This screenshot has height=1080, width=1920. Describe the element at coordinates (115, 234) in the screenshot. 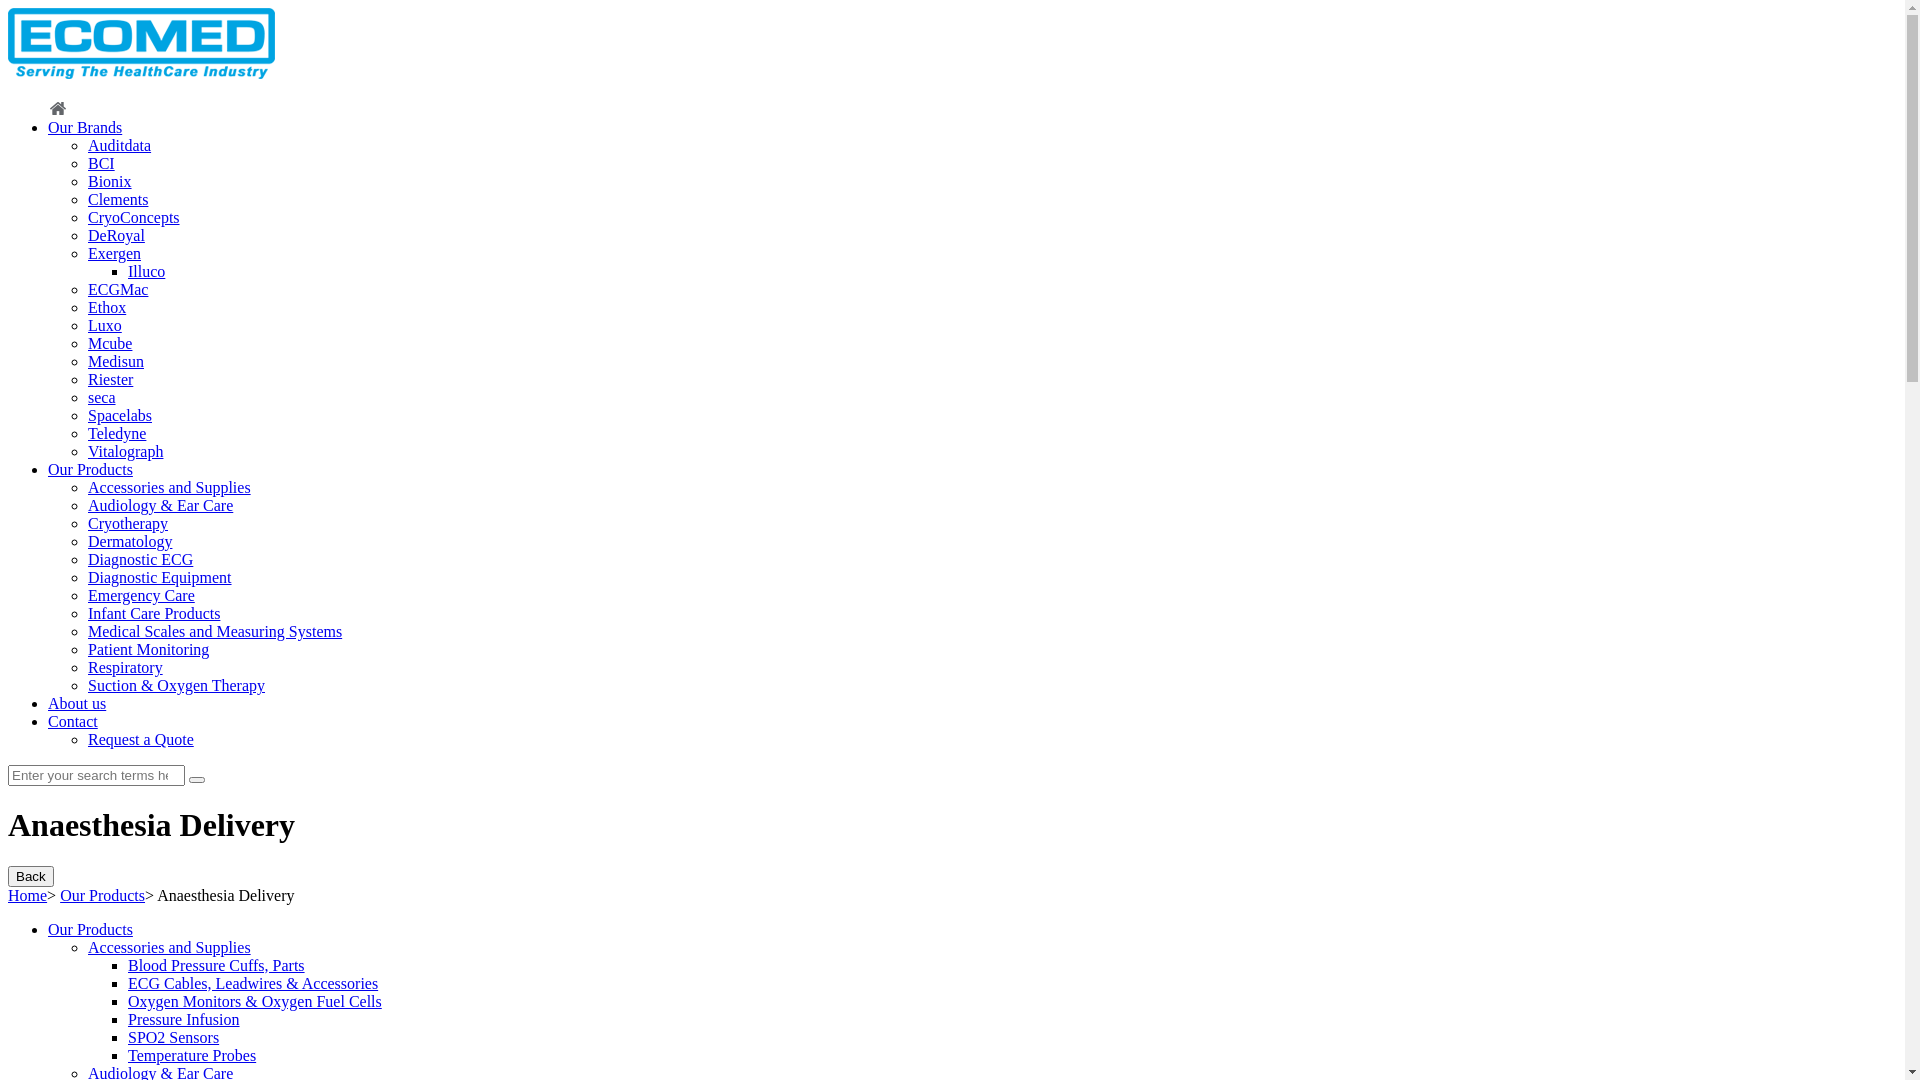

I see `'DeRoyal'` at that location.